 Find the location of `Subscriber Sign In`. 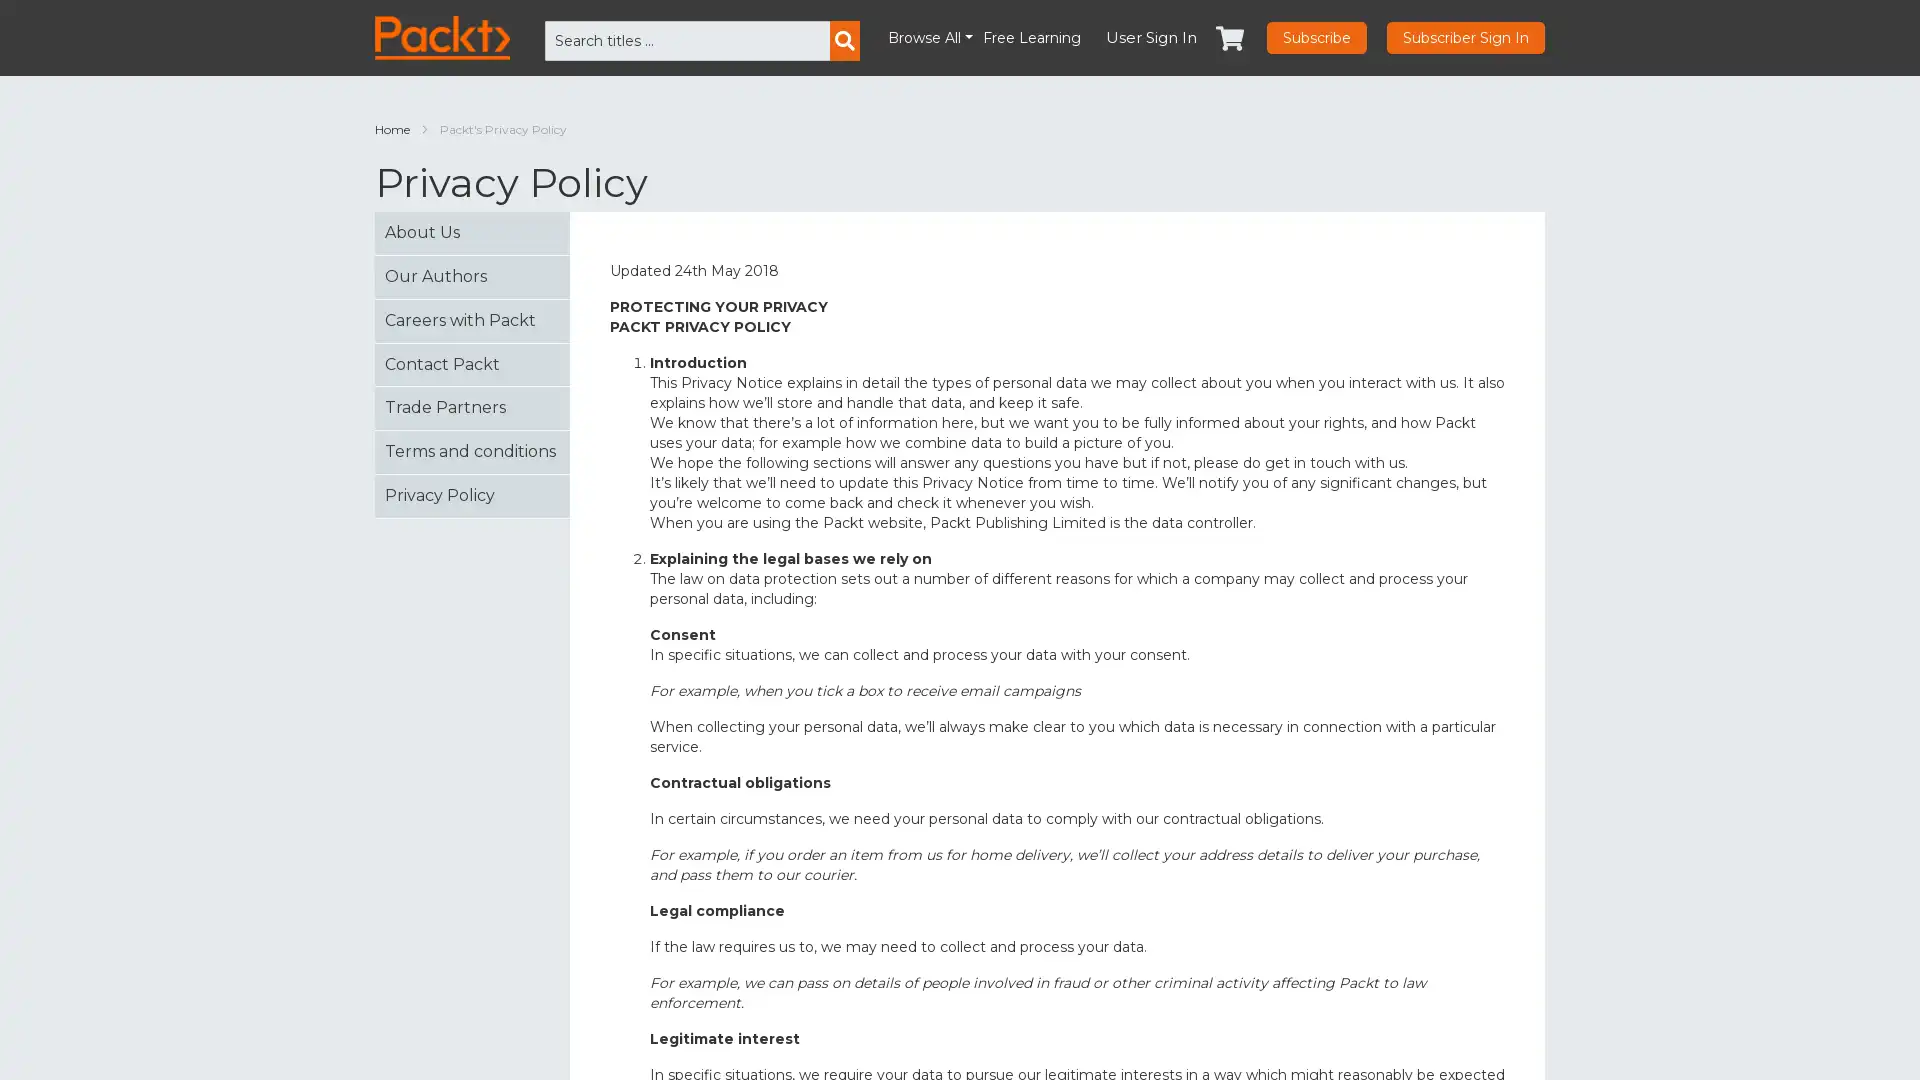

Subscriber Sign In is located at coordinates (1465, 38).